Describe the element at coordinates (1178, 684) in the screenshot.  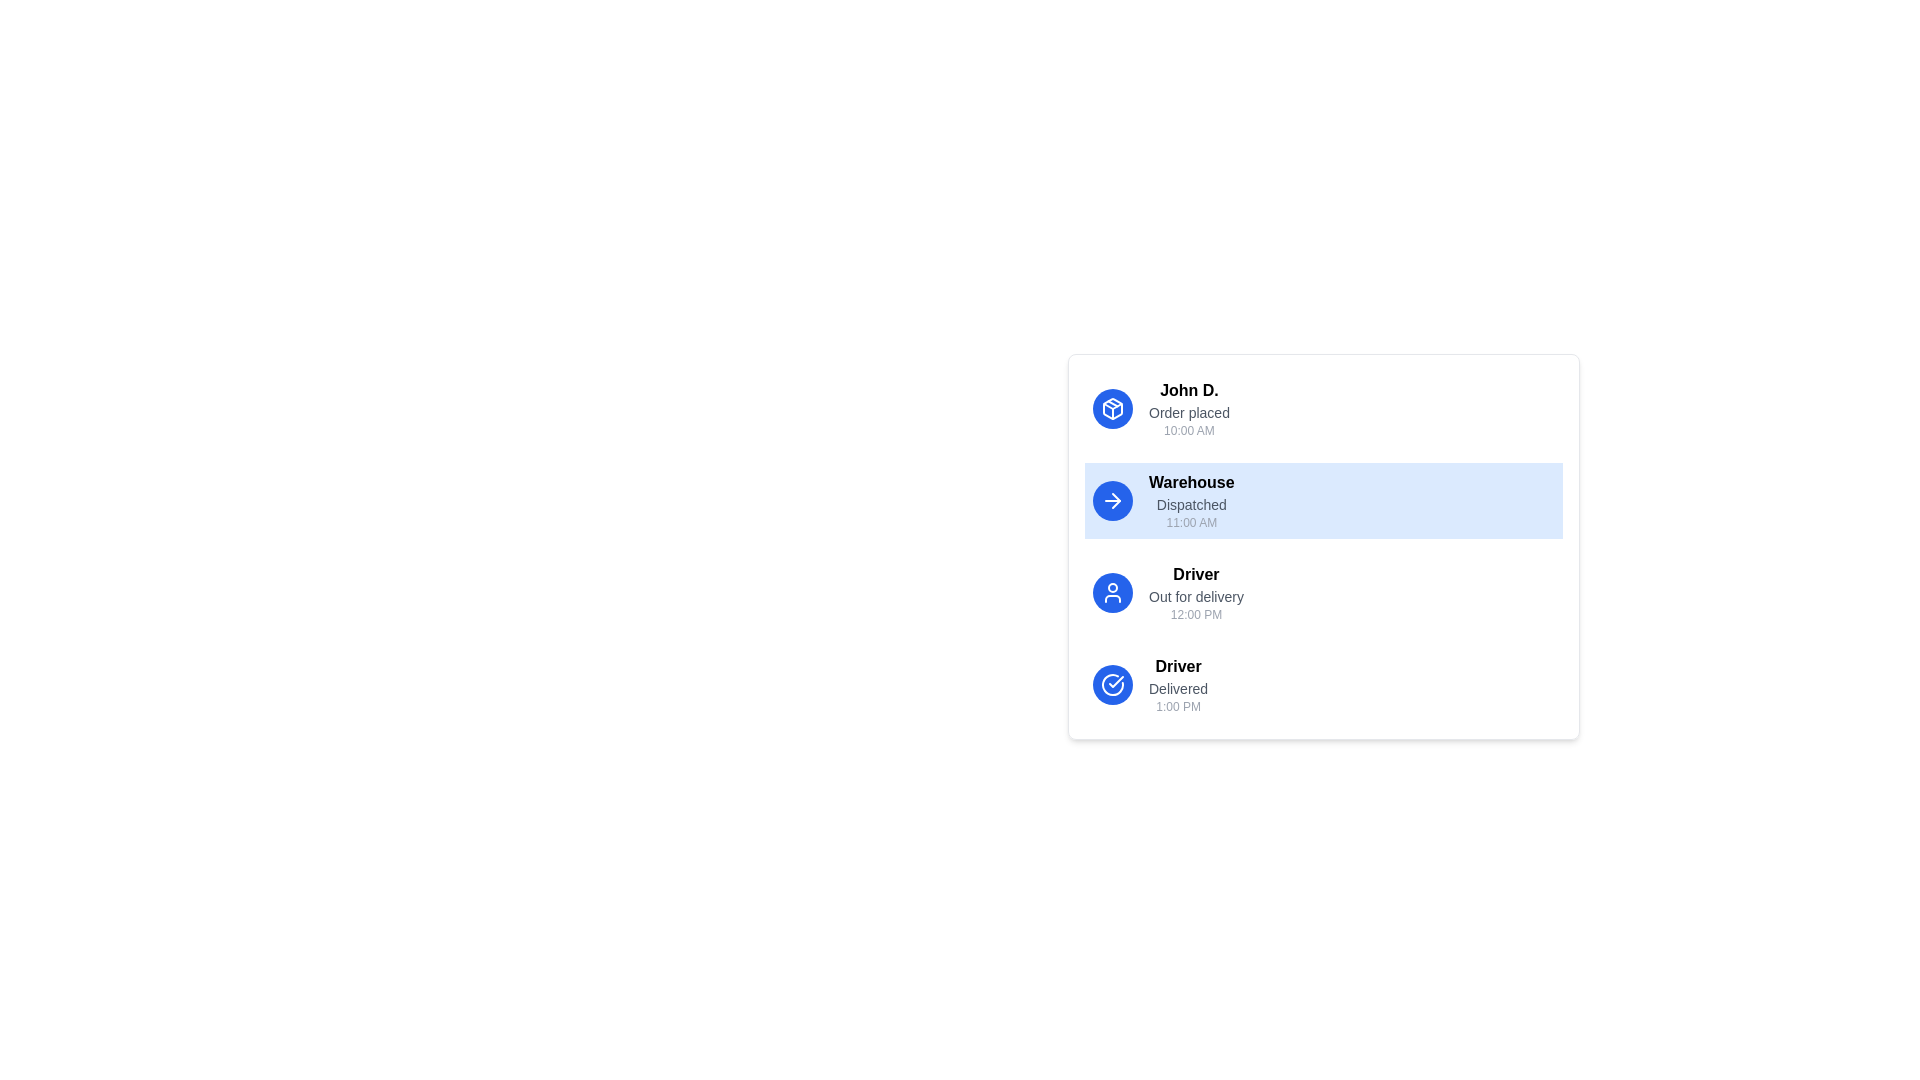
I see `the Text display component that shows 'Driver', 'Delivered', and '1:00 PM', located at the bottom entry in the timeline interface` at that location.